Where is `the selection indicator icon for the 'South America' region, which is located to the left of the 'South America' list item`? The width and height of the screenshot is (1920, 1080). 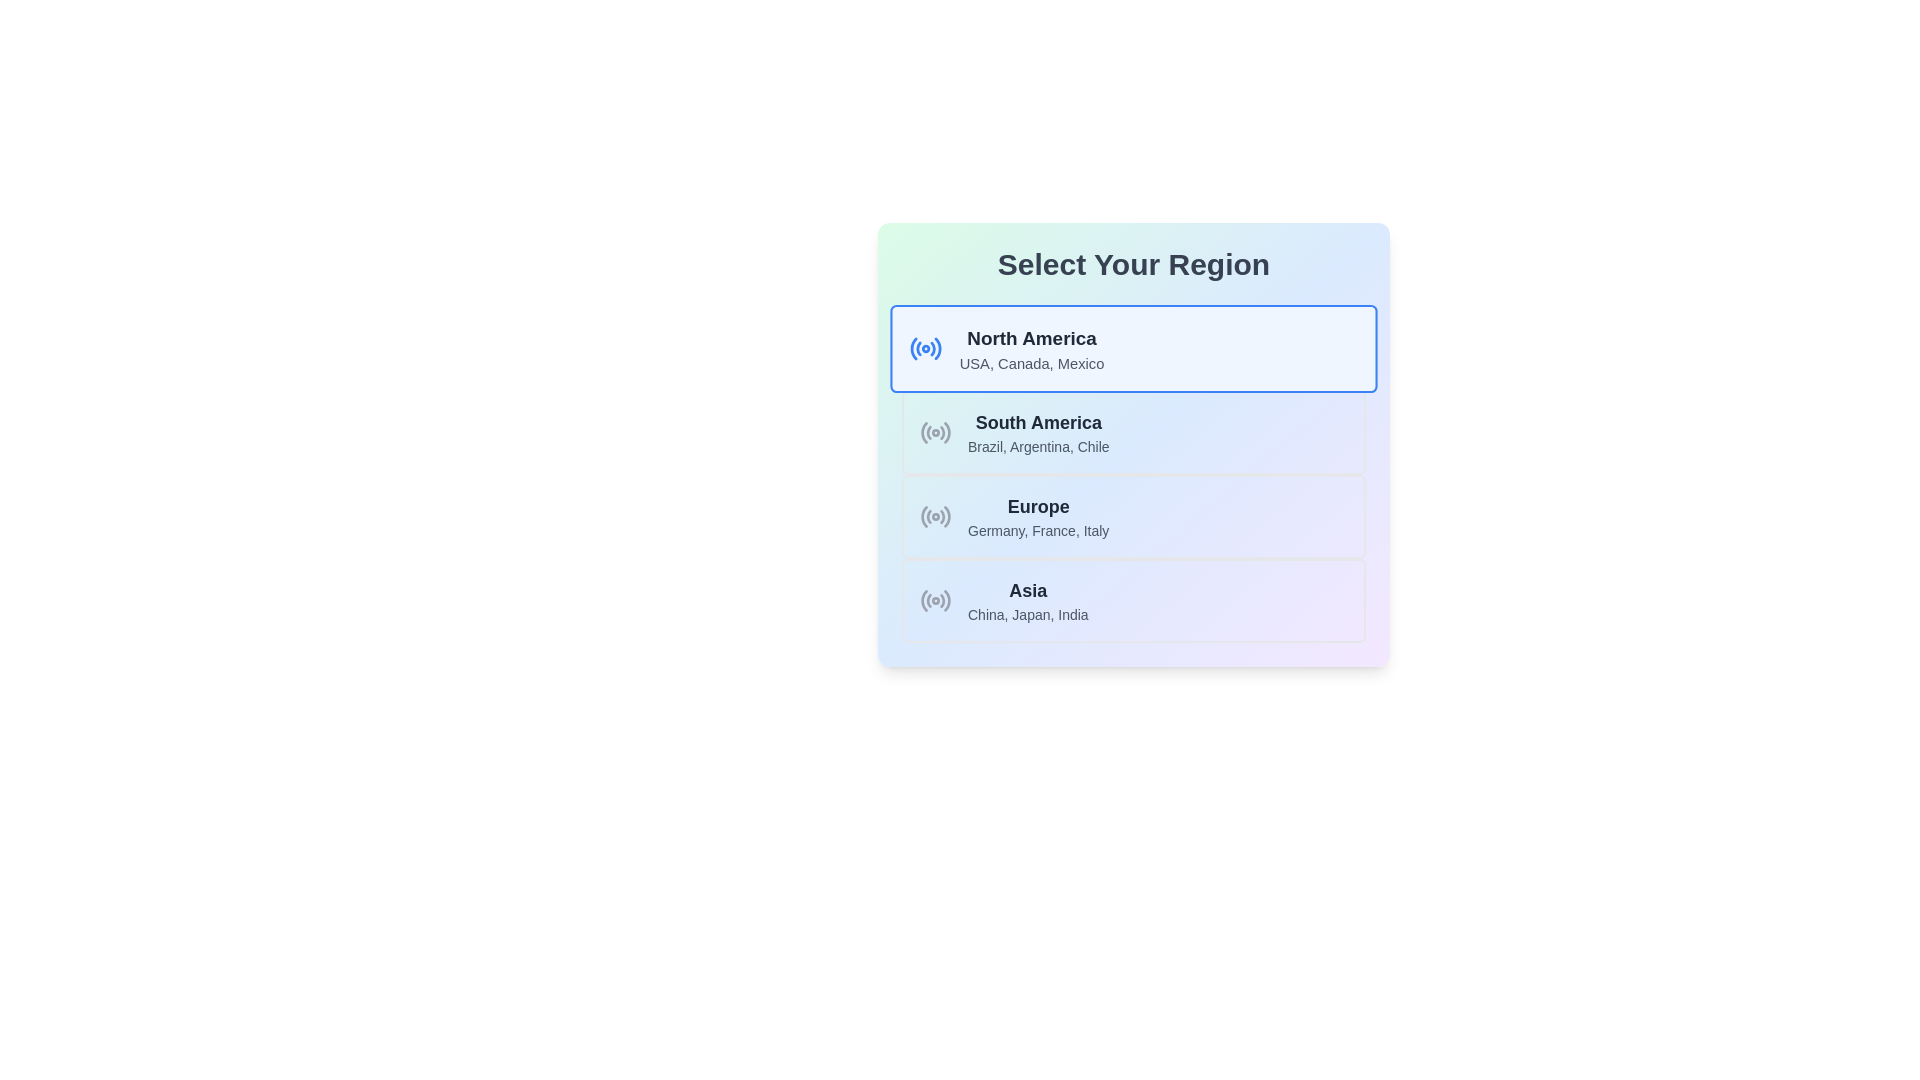 the selection indicator icon for the 'South America' region, which is located to the left of the 'South America' list item is located at coordinates (935, 431).